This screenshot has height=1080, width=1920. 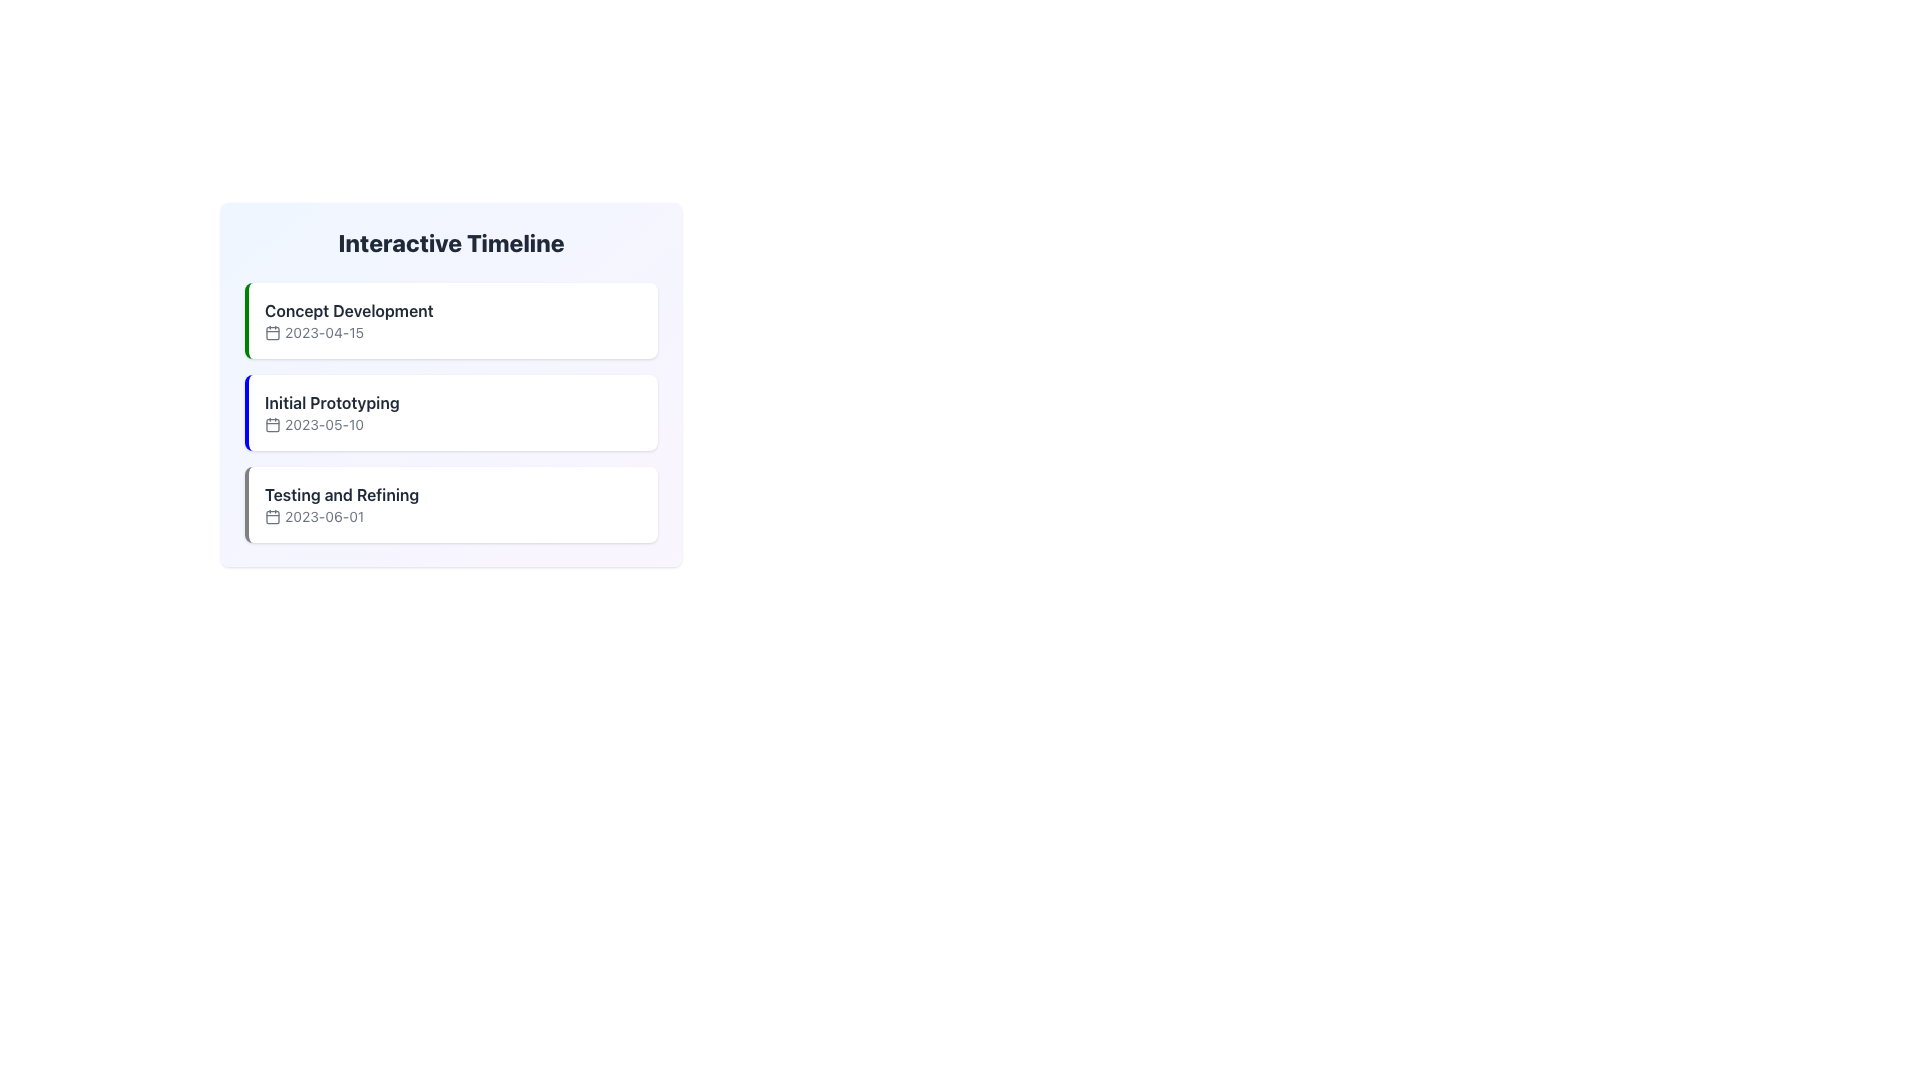 I want to click on the small gray calendar icon located to the left of the date '2023-05-10' in the second row of the 'Interactive Timeline' section, so click(x=272, y=423).